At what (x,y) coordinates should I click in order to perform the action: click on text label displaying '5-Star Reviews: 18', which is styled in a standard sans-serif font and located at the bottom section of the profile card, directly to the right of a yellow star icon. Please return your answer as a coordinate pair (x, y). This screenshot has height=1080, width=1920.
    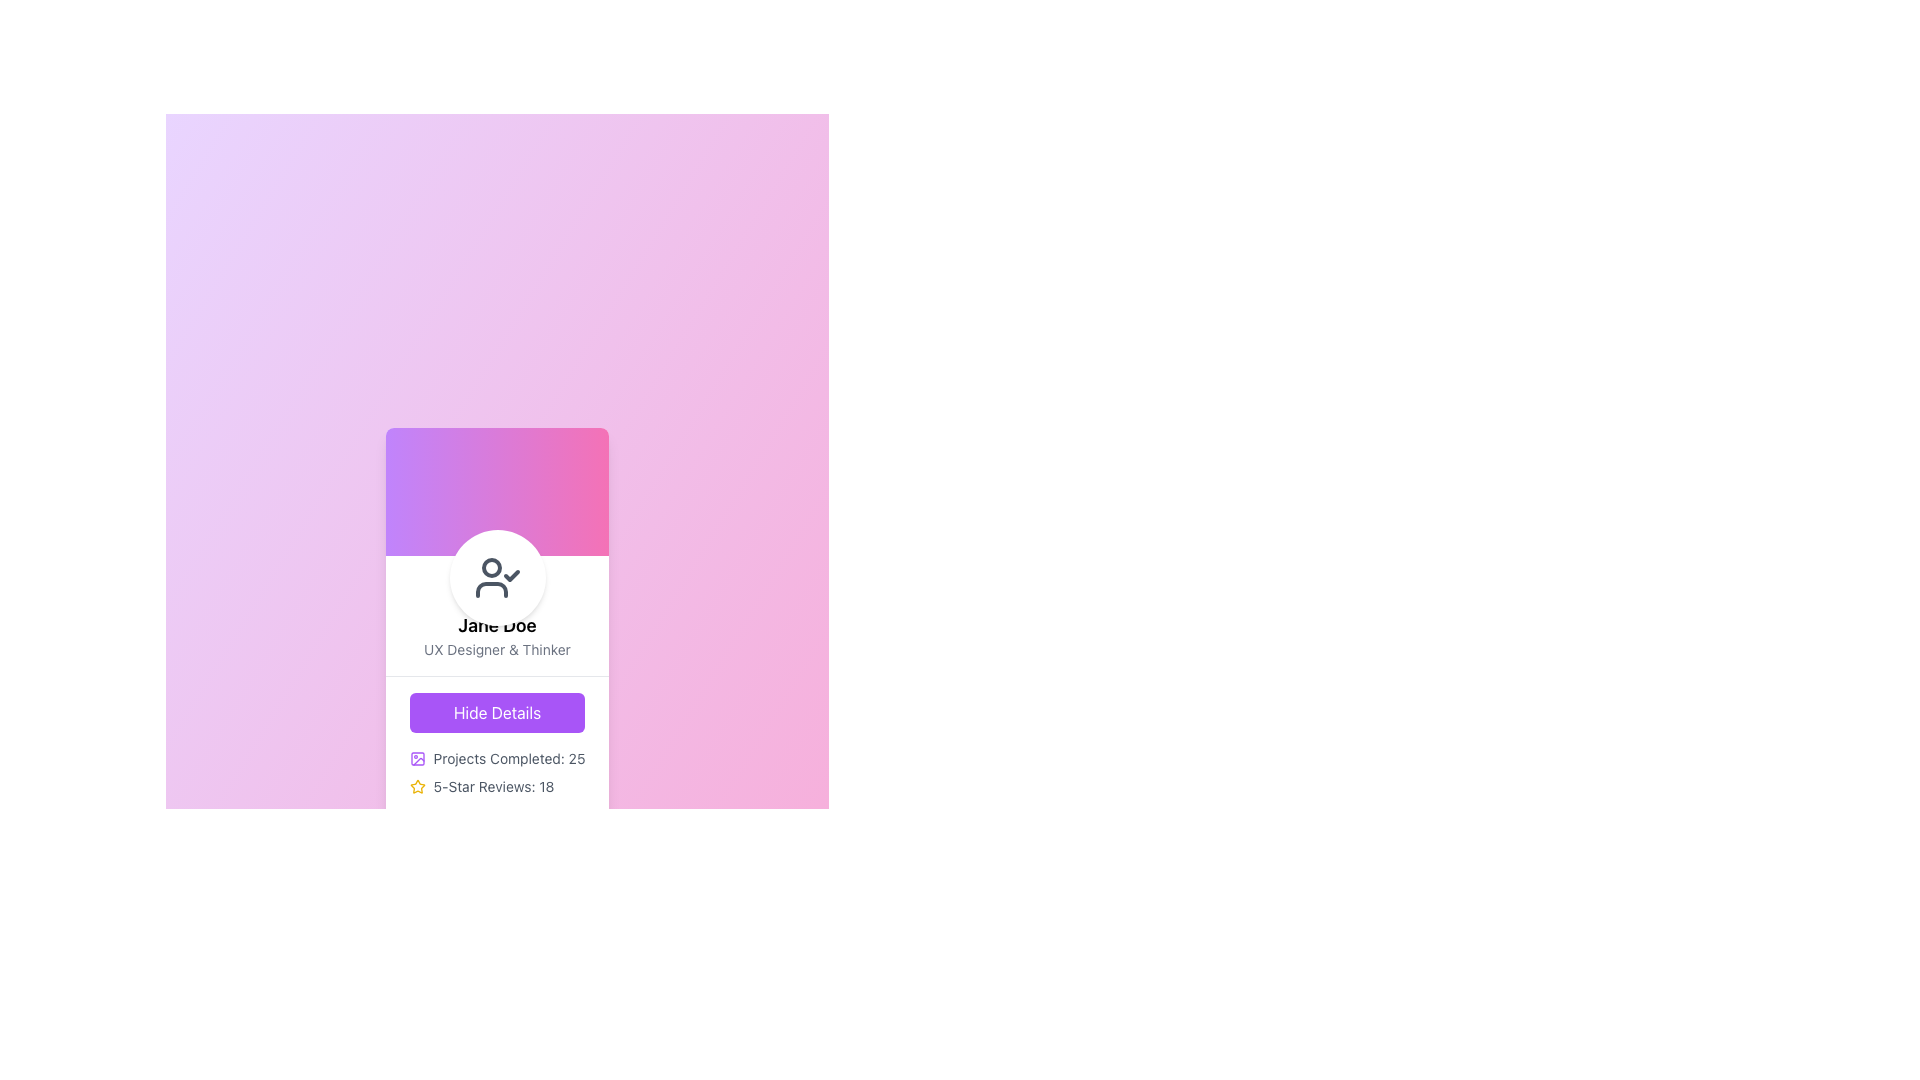
    Looking at the image, I should click on (494, 785).